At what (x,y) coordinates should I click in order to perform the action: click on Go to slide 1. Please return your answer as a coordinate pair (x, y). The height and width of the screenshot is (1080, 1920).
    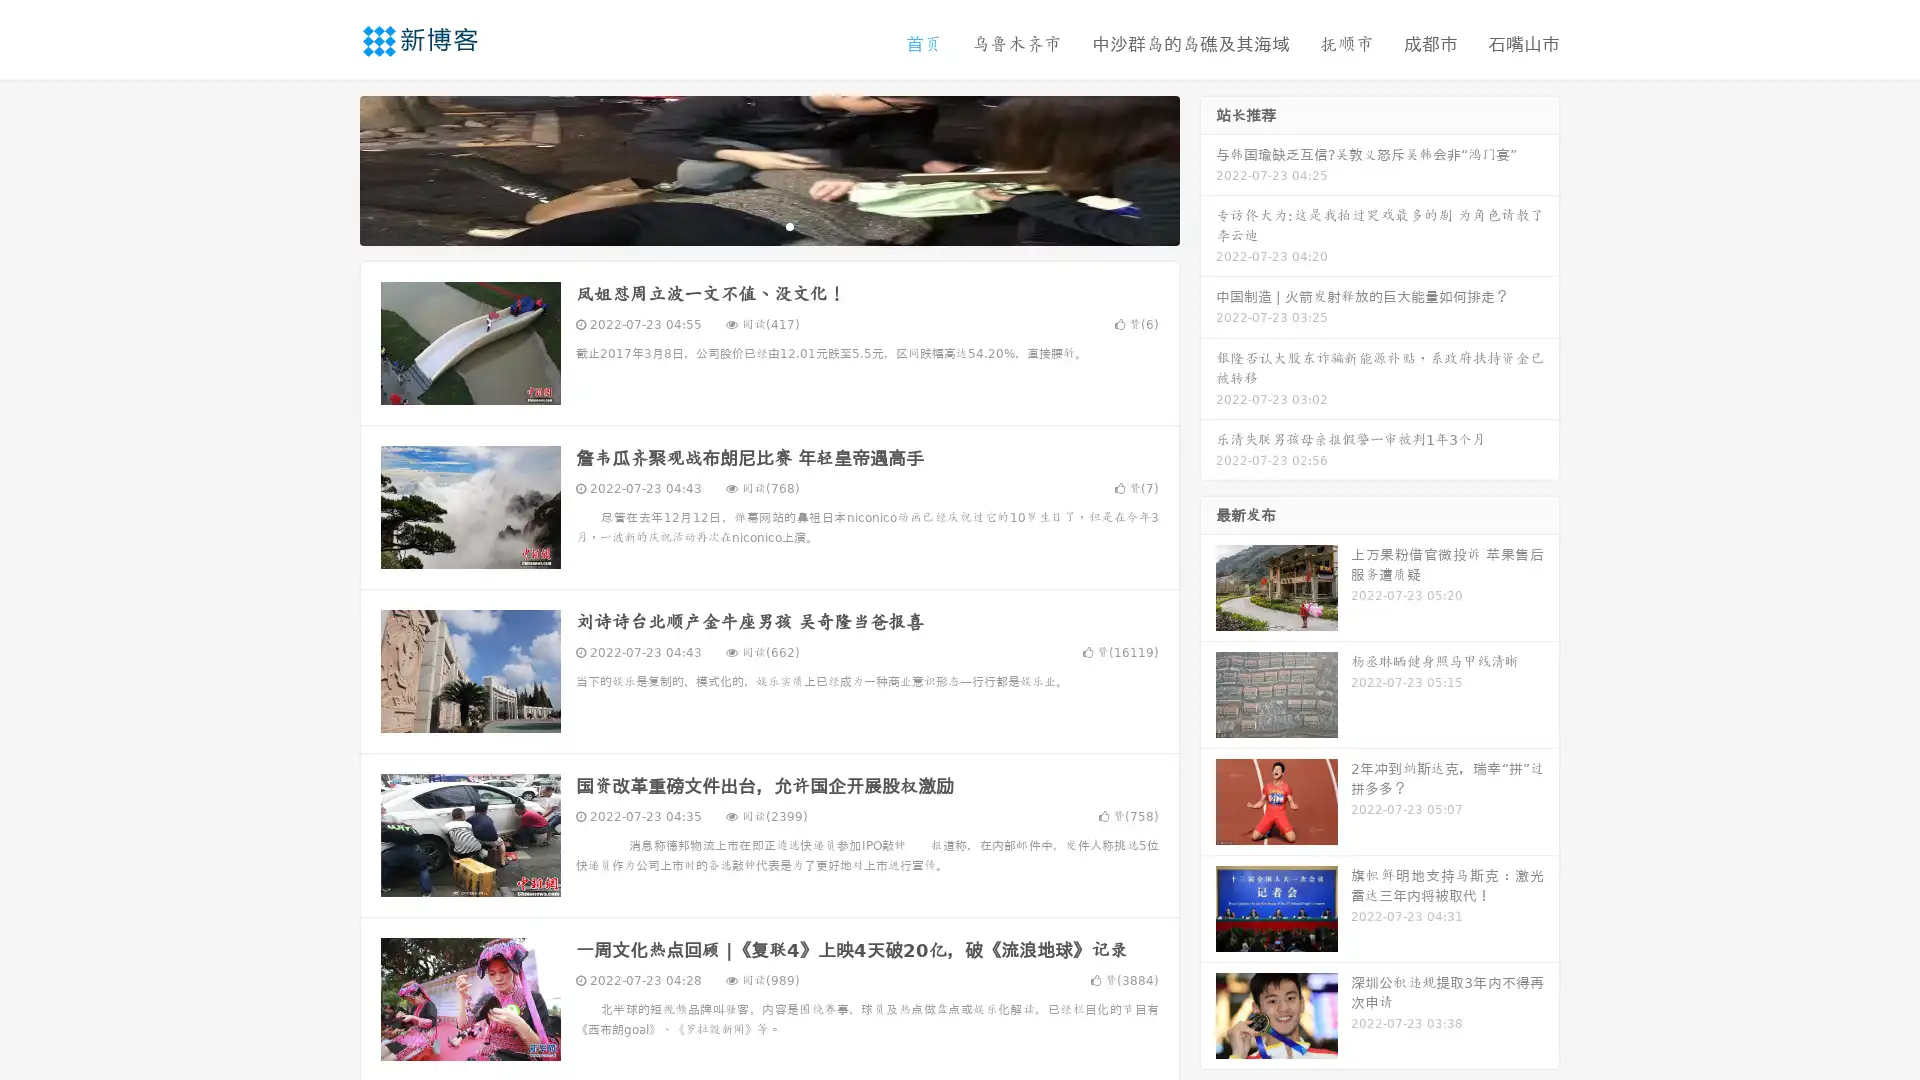
    Looking at the image, I should click on (748, 225).